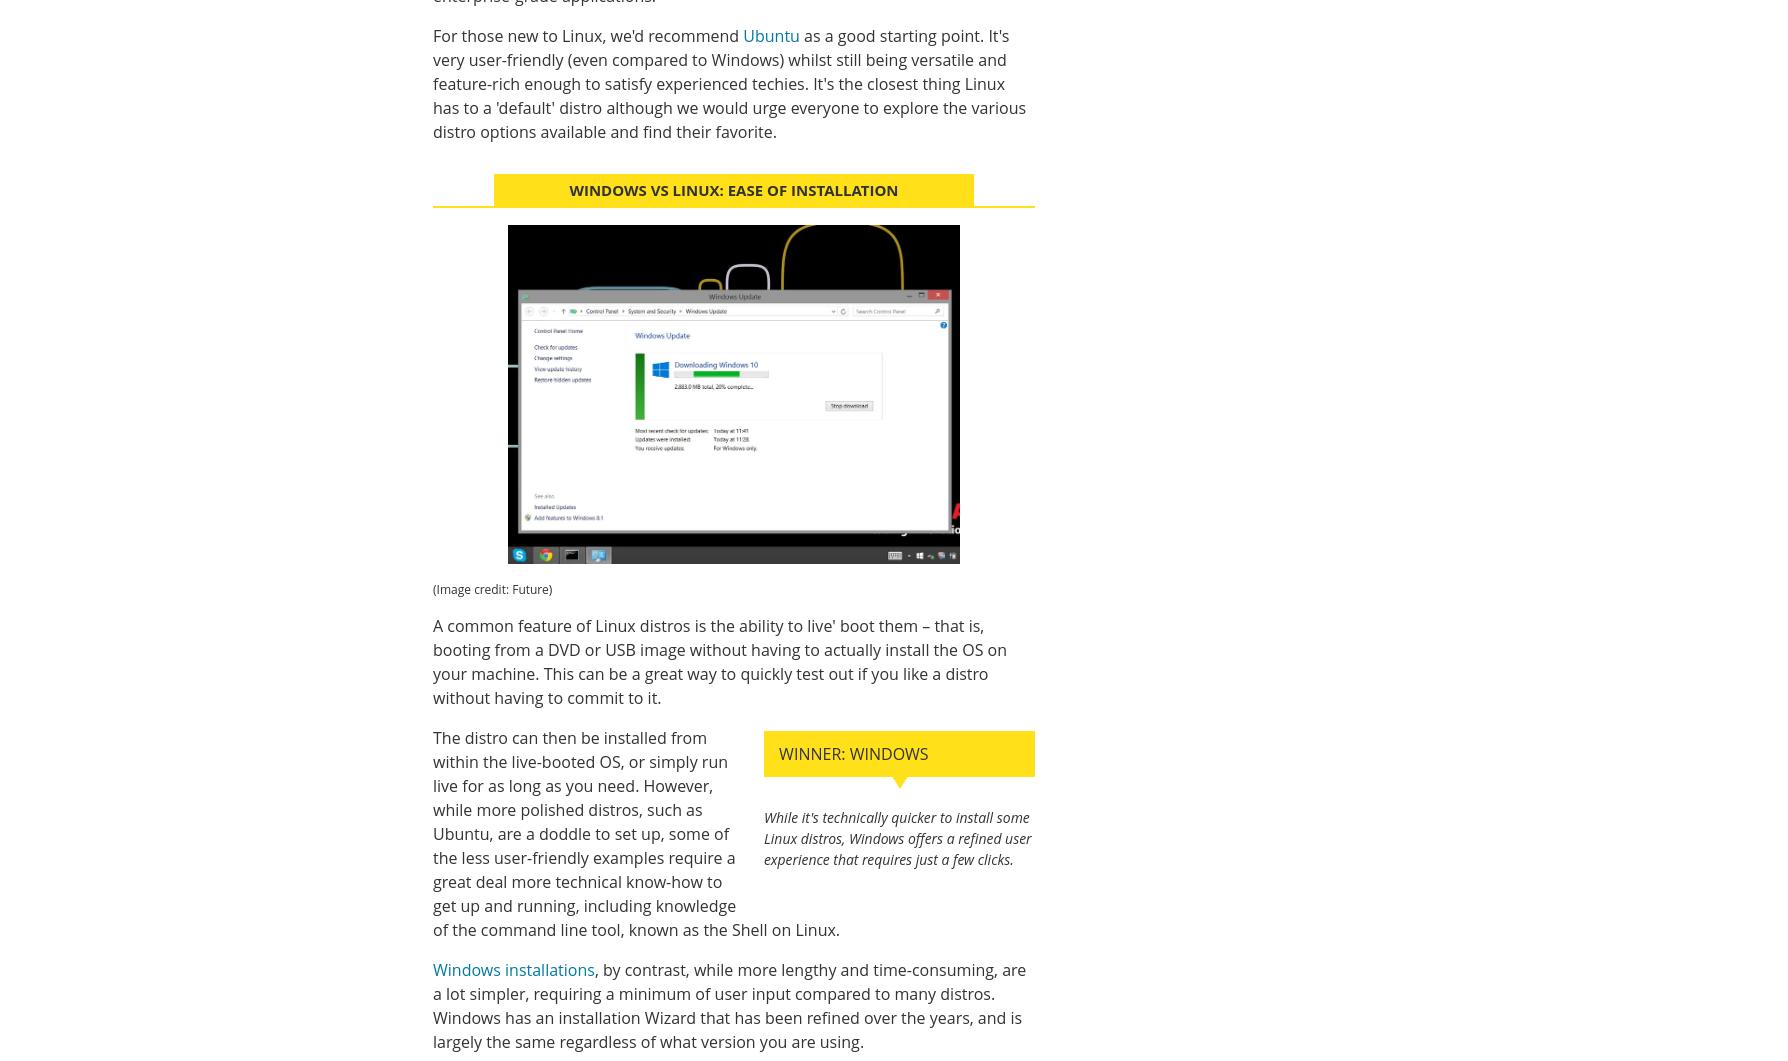 The image size is (1788, 1061). I want to click on 'The distro can then be installed from within the live-booted OS, or simply run live for as long as you need. However, while more polished distros, such as Ubuntu, are a doddle to set up, some of the less user-friendly examples require a great deal more technical know-how to get up and running, including knowledge of the command line tool, known as the Shell on Linux.', so click(636, 832).